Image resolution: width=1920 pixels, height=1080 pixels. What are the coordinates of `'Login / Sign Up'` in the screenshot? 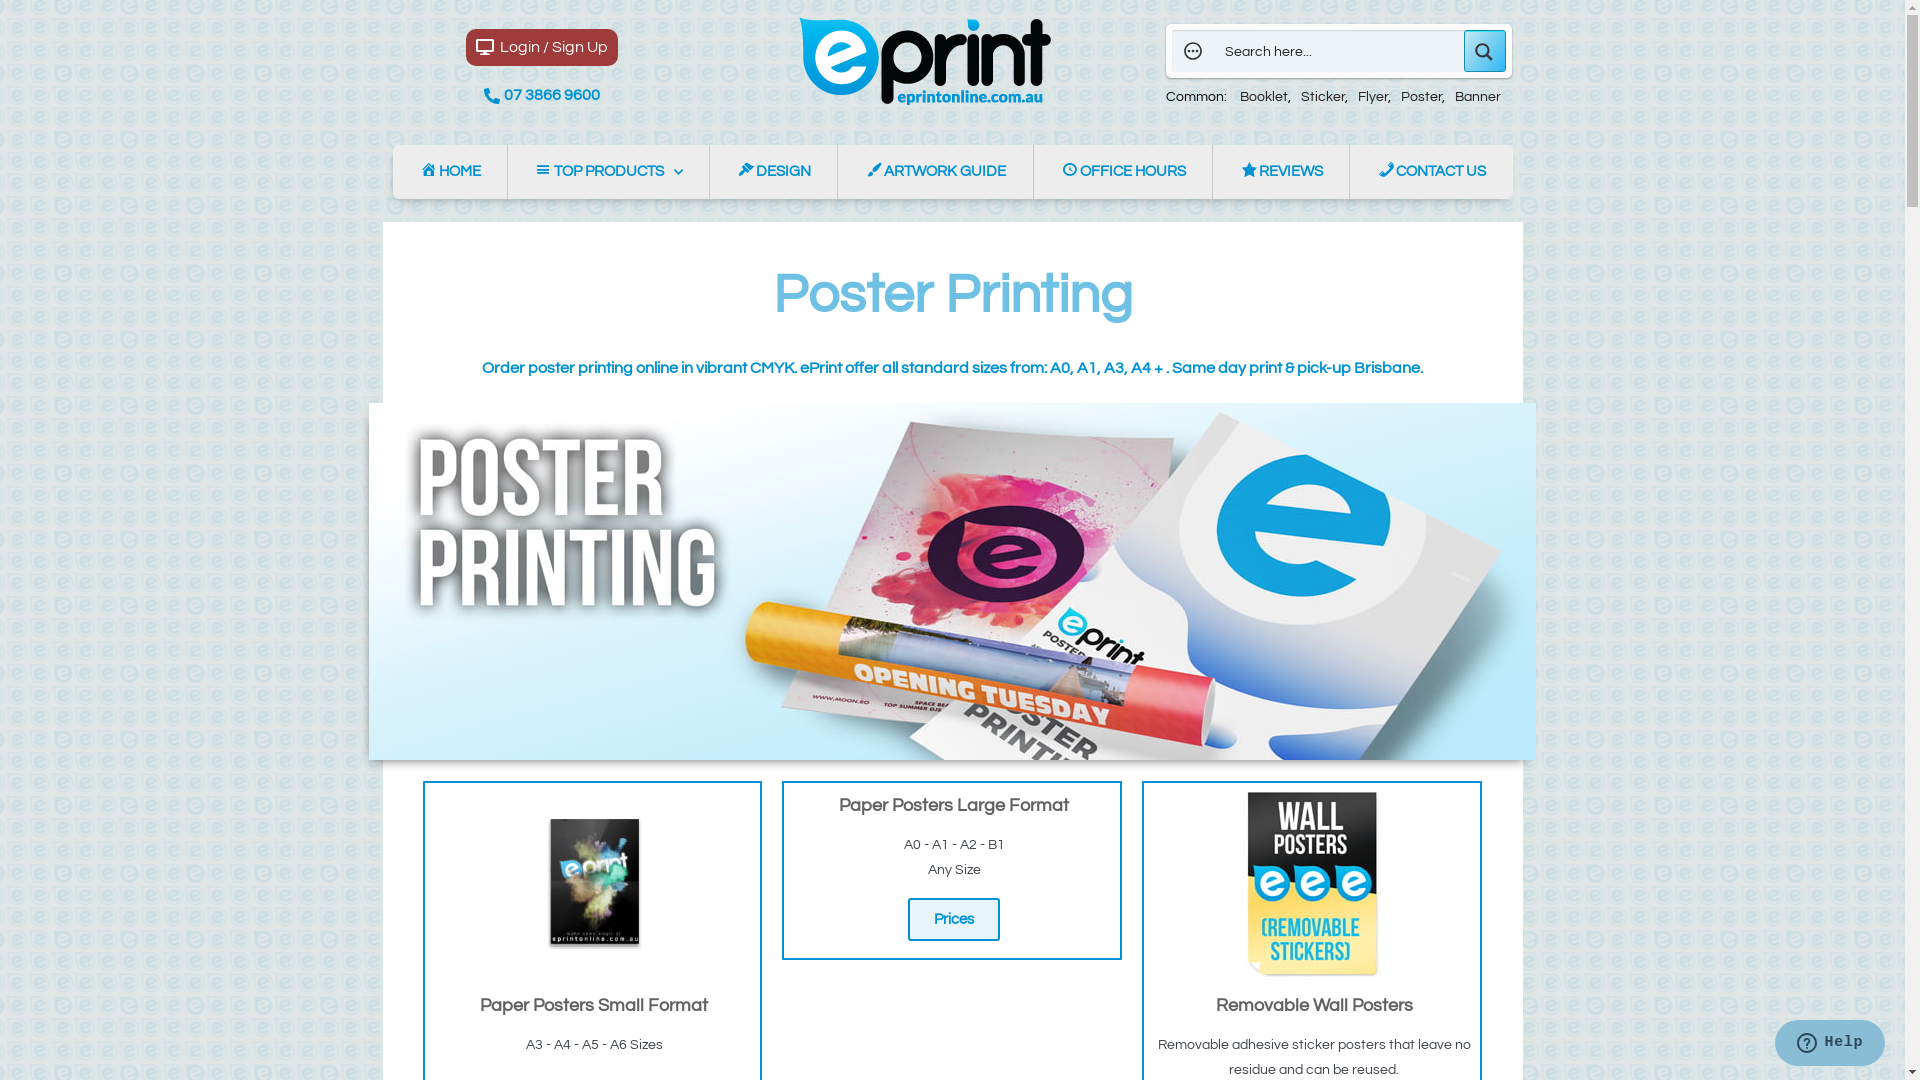 It's located at (542, 46).